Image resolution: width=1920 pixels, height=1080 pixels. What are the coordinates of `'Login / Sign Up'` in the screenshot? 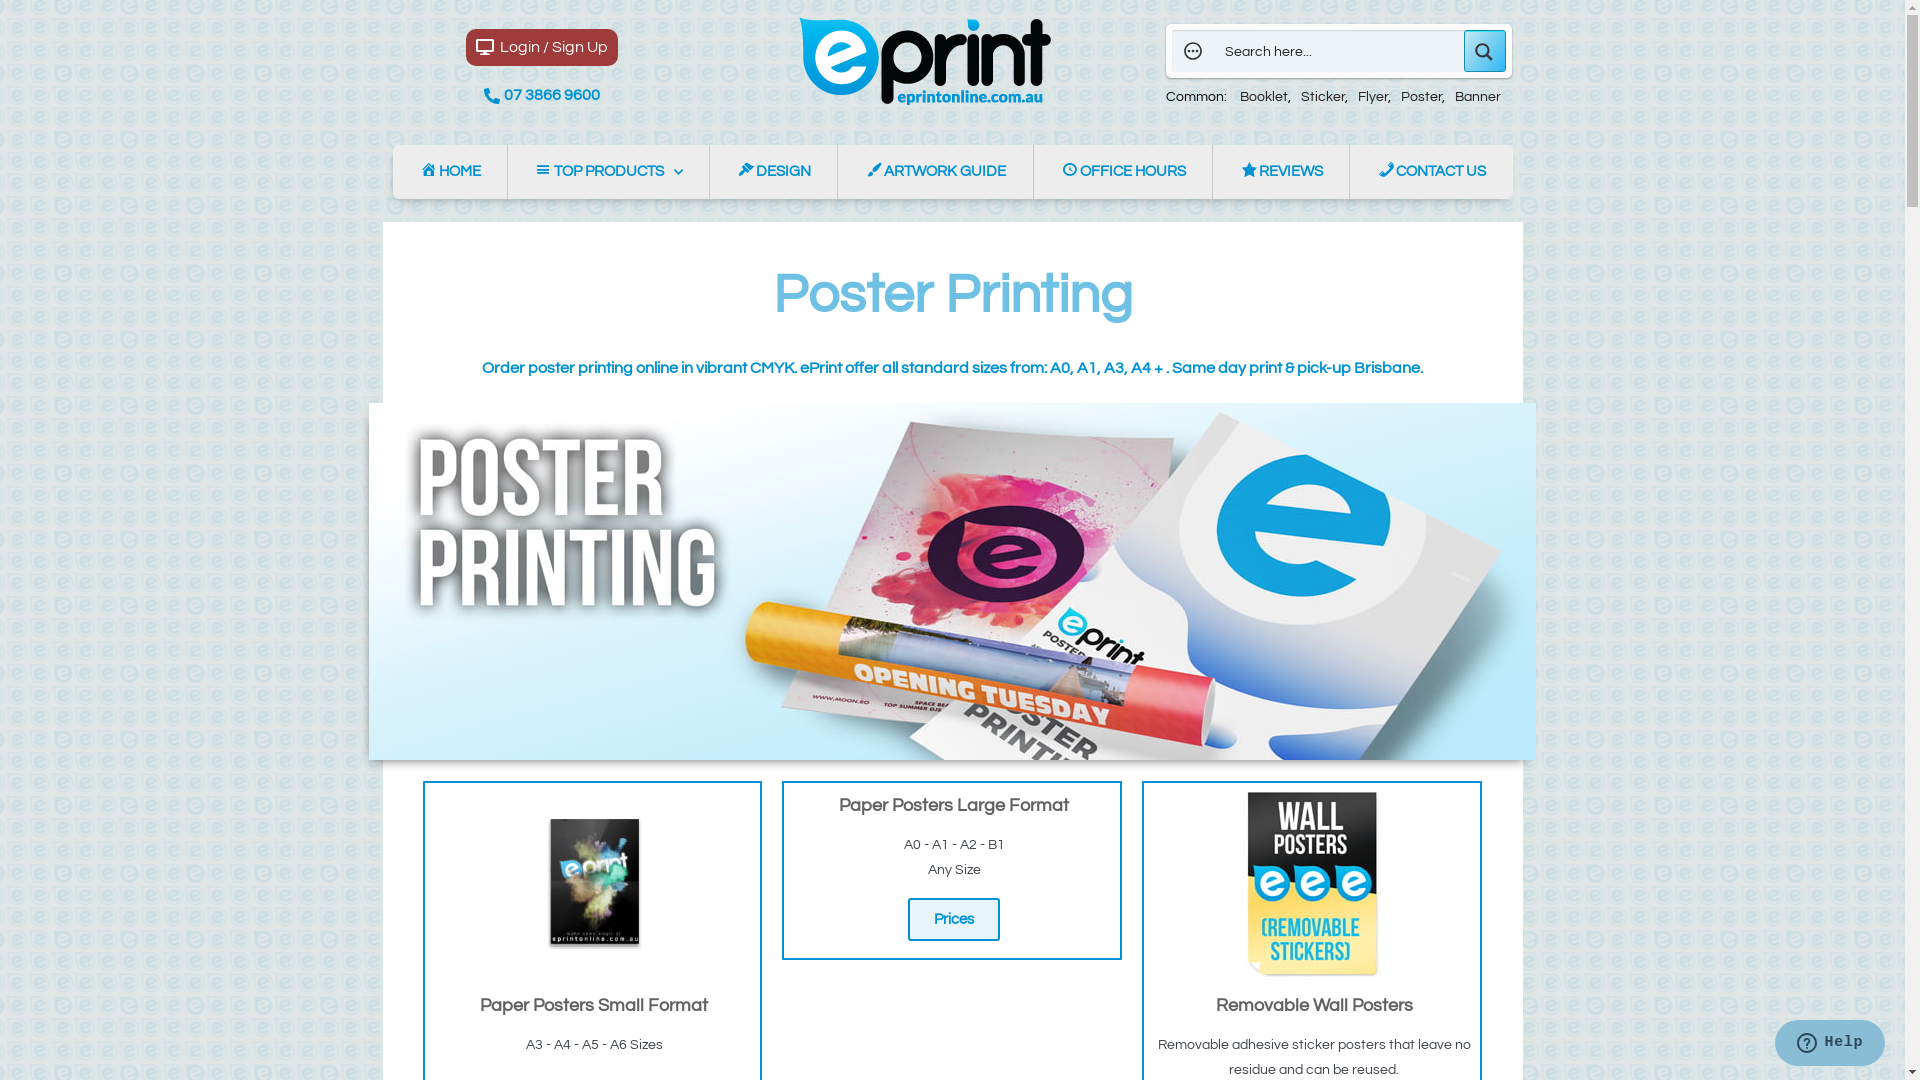 It's located at (542, 46).